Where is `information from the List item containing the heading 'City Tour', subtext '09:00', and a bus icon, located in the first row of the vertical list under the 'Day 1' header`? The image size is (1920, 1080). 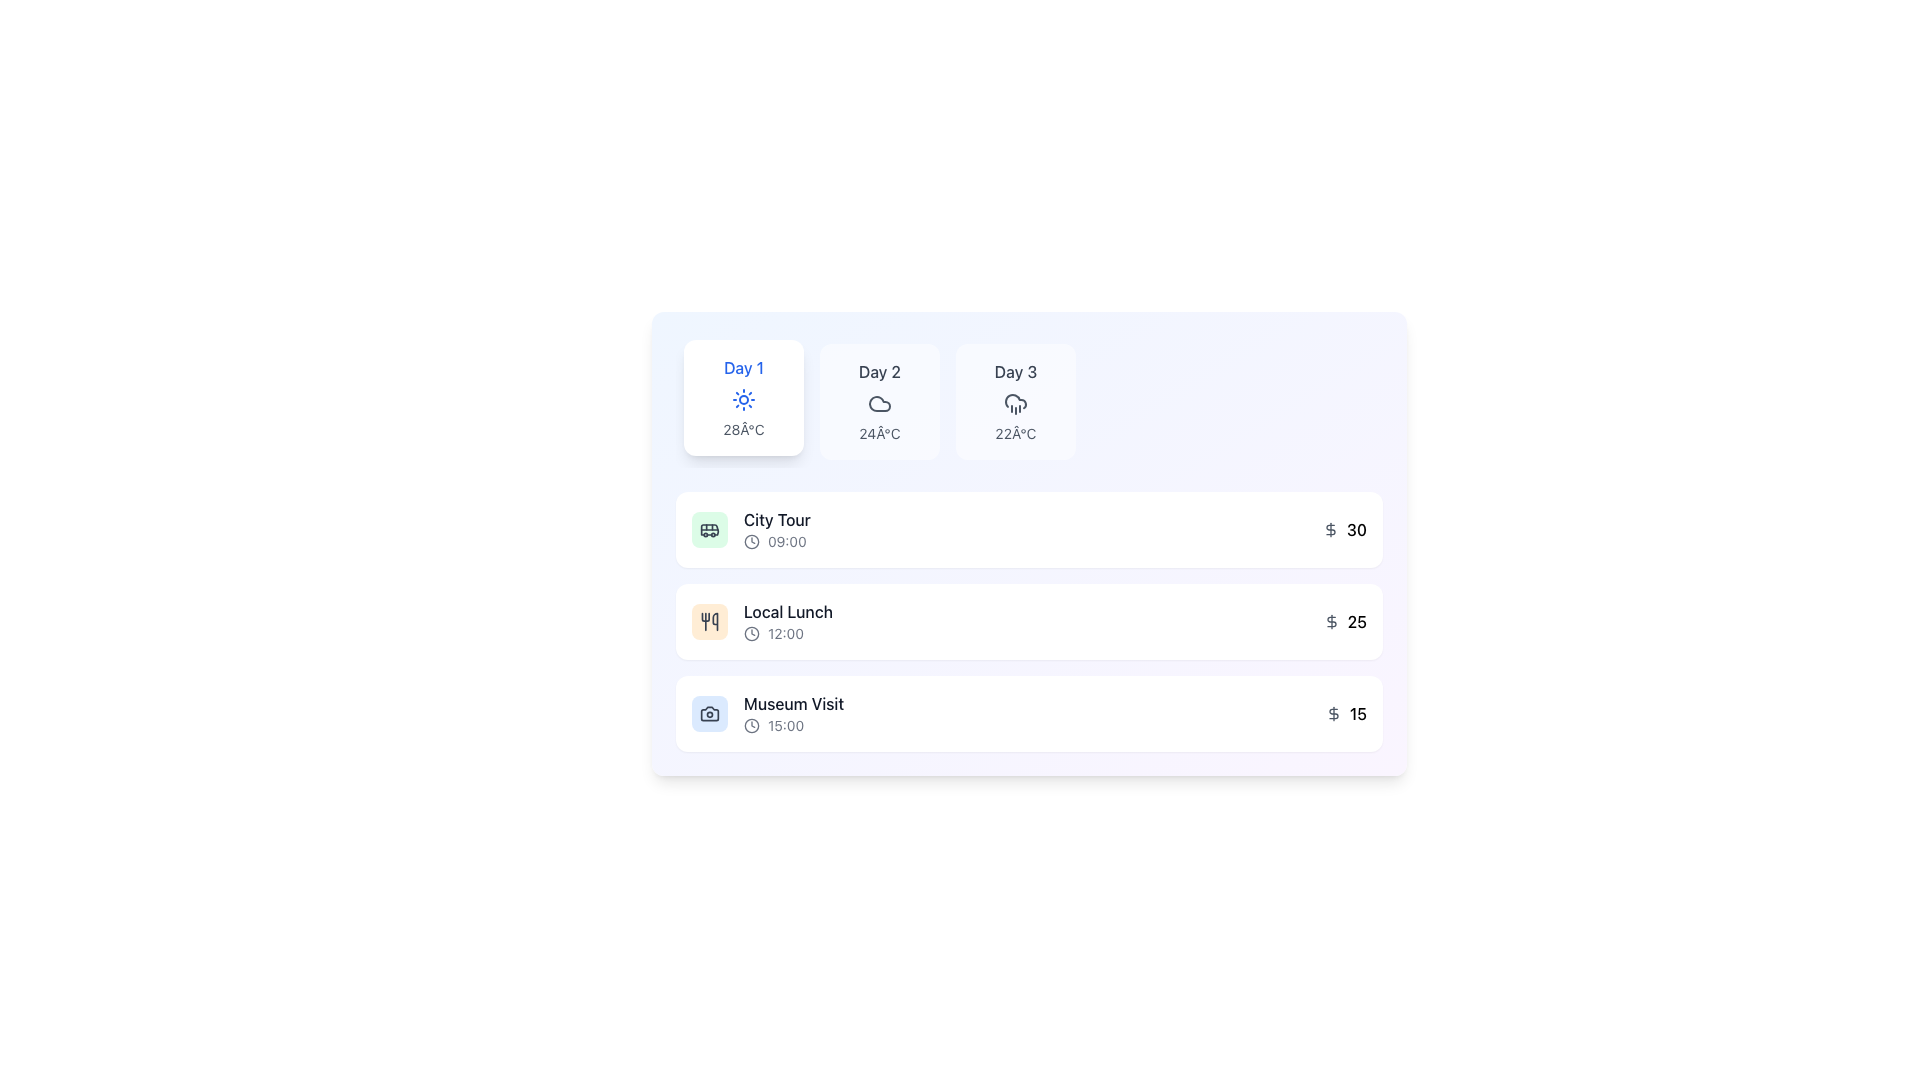 information from the List item containing the heading 'City Tour', subtext '09:00', and a bus icon, located in the first row of the vertical list under the 'Day 1' header is located at coordinates (750, 528).